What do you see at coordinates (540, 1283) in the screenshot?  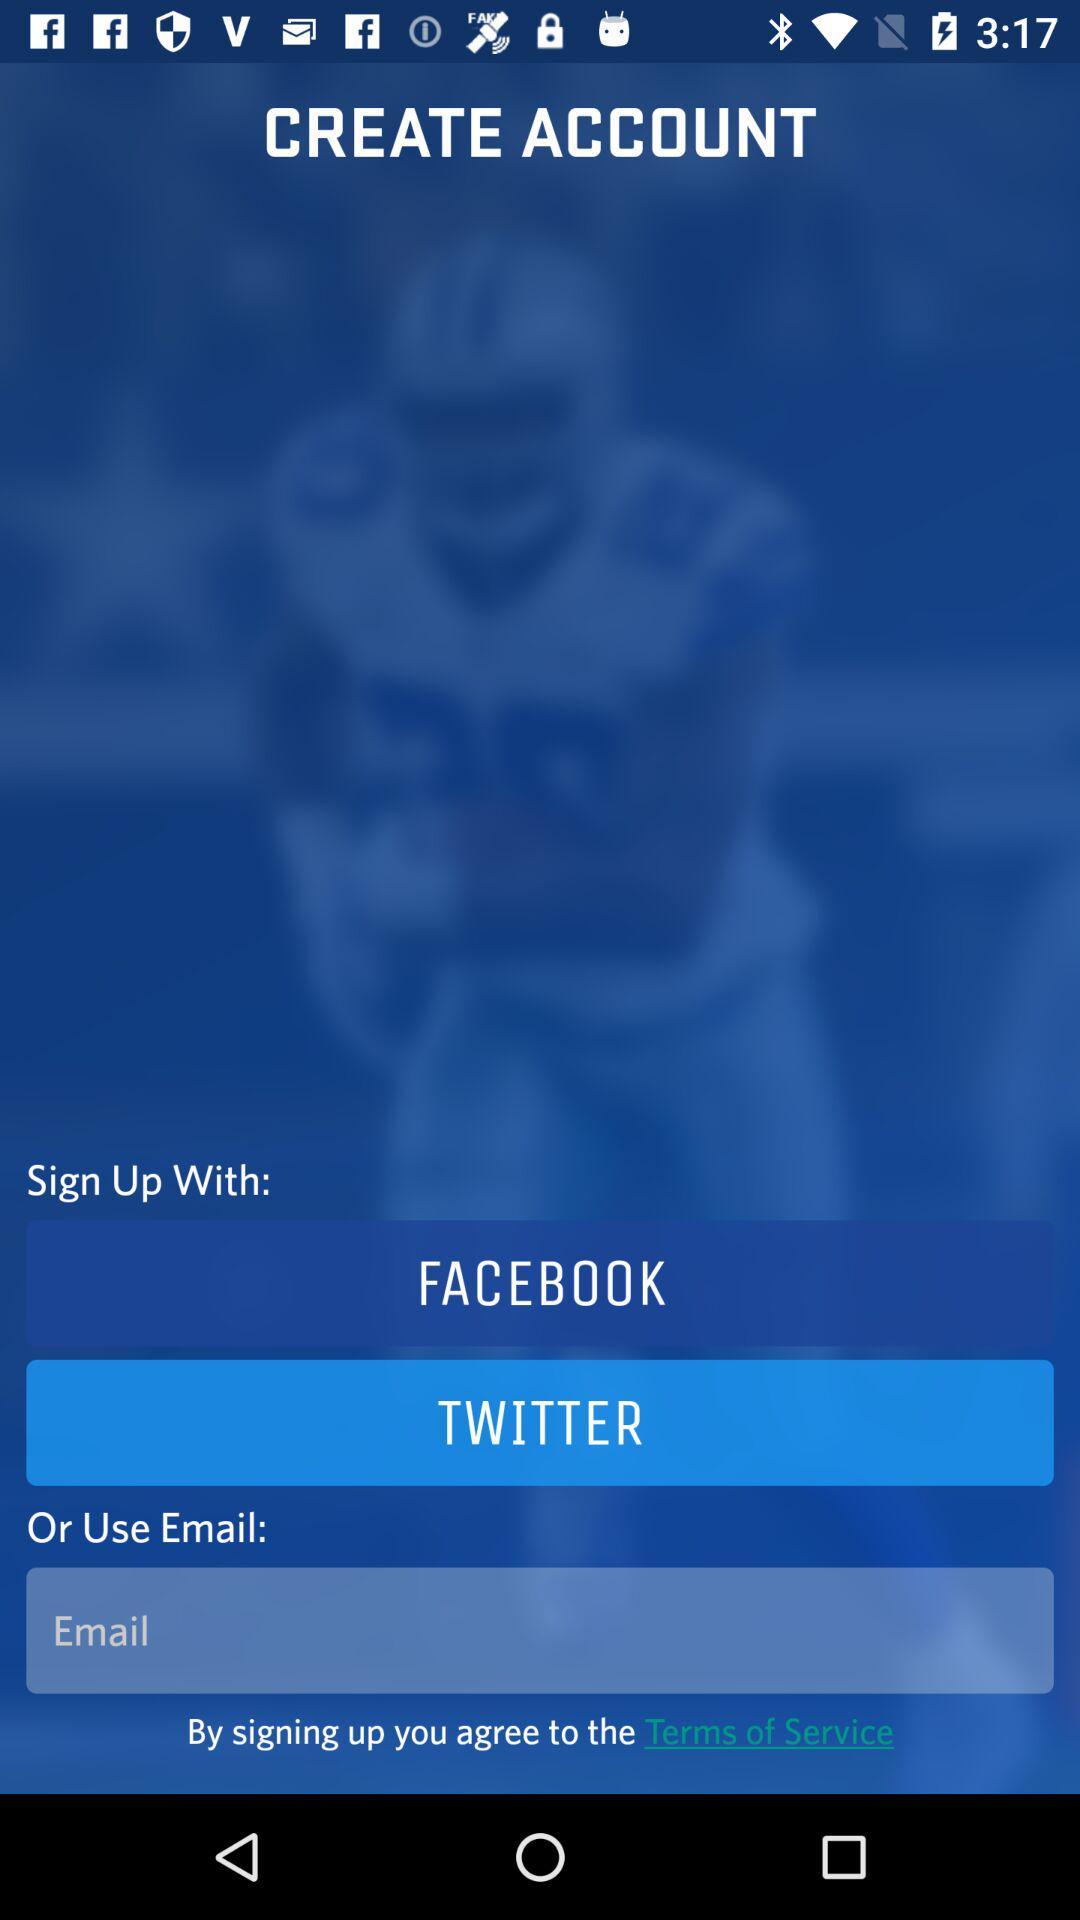 I see `the facebook icon` at bounding box center [540, 1283].